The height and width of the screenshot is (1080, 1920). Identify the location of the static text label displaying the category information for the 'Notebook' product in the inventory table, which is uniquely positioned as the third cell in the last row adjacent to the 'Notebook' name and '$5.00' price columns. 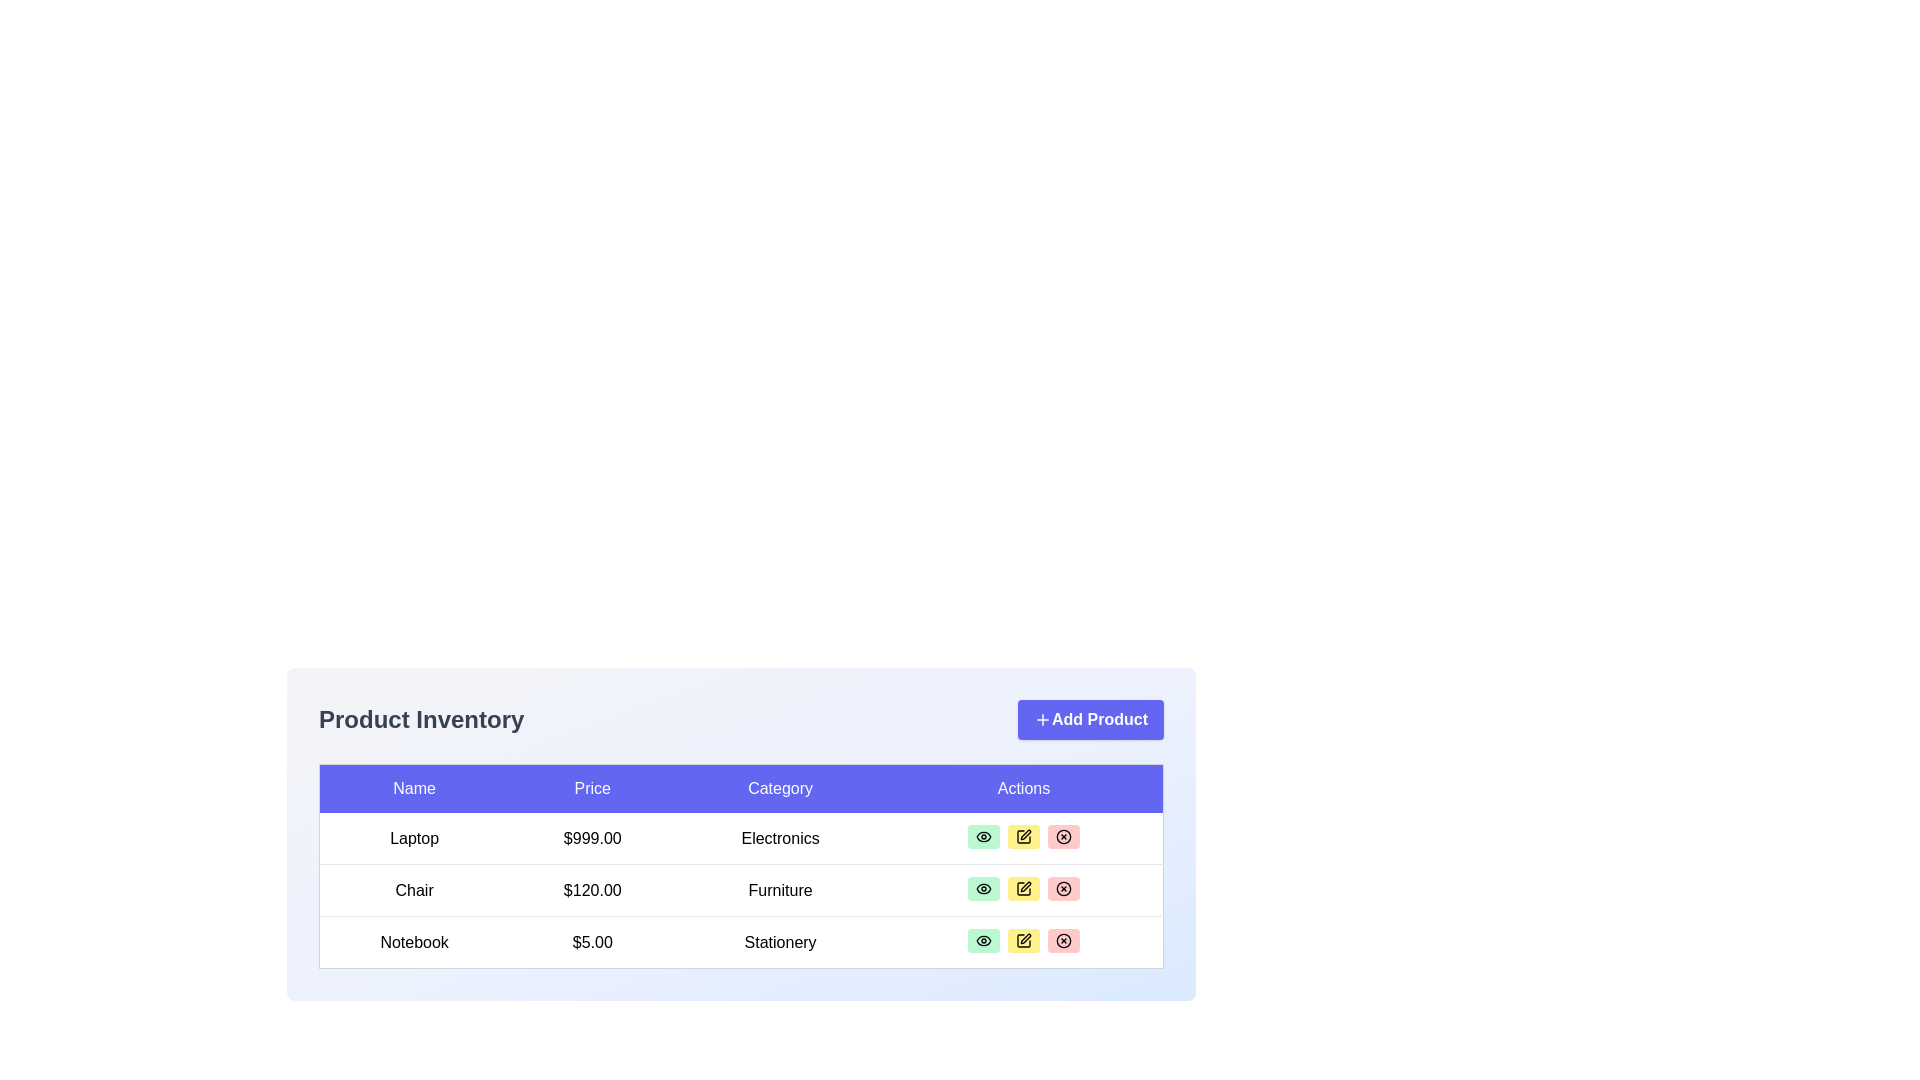
(779, 942).